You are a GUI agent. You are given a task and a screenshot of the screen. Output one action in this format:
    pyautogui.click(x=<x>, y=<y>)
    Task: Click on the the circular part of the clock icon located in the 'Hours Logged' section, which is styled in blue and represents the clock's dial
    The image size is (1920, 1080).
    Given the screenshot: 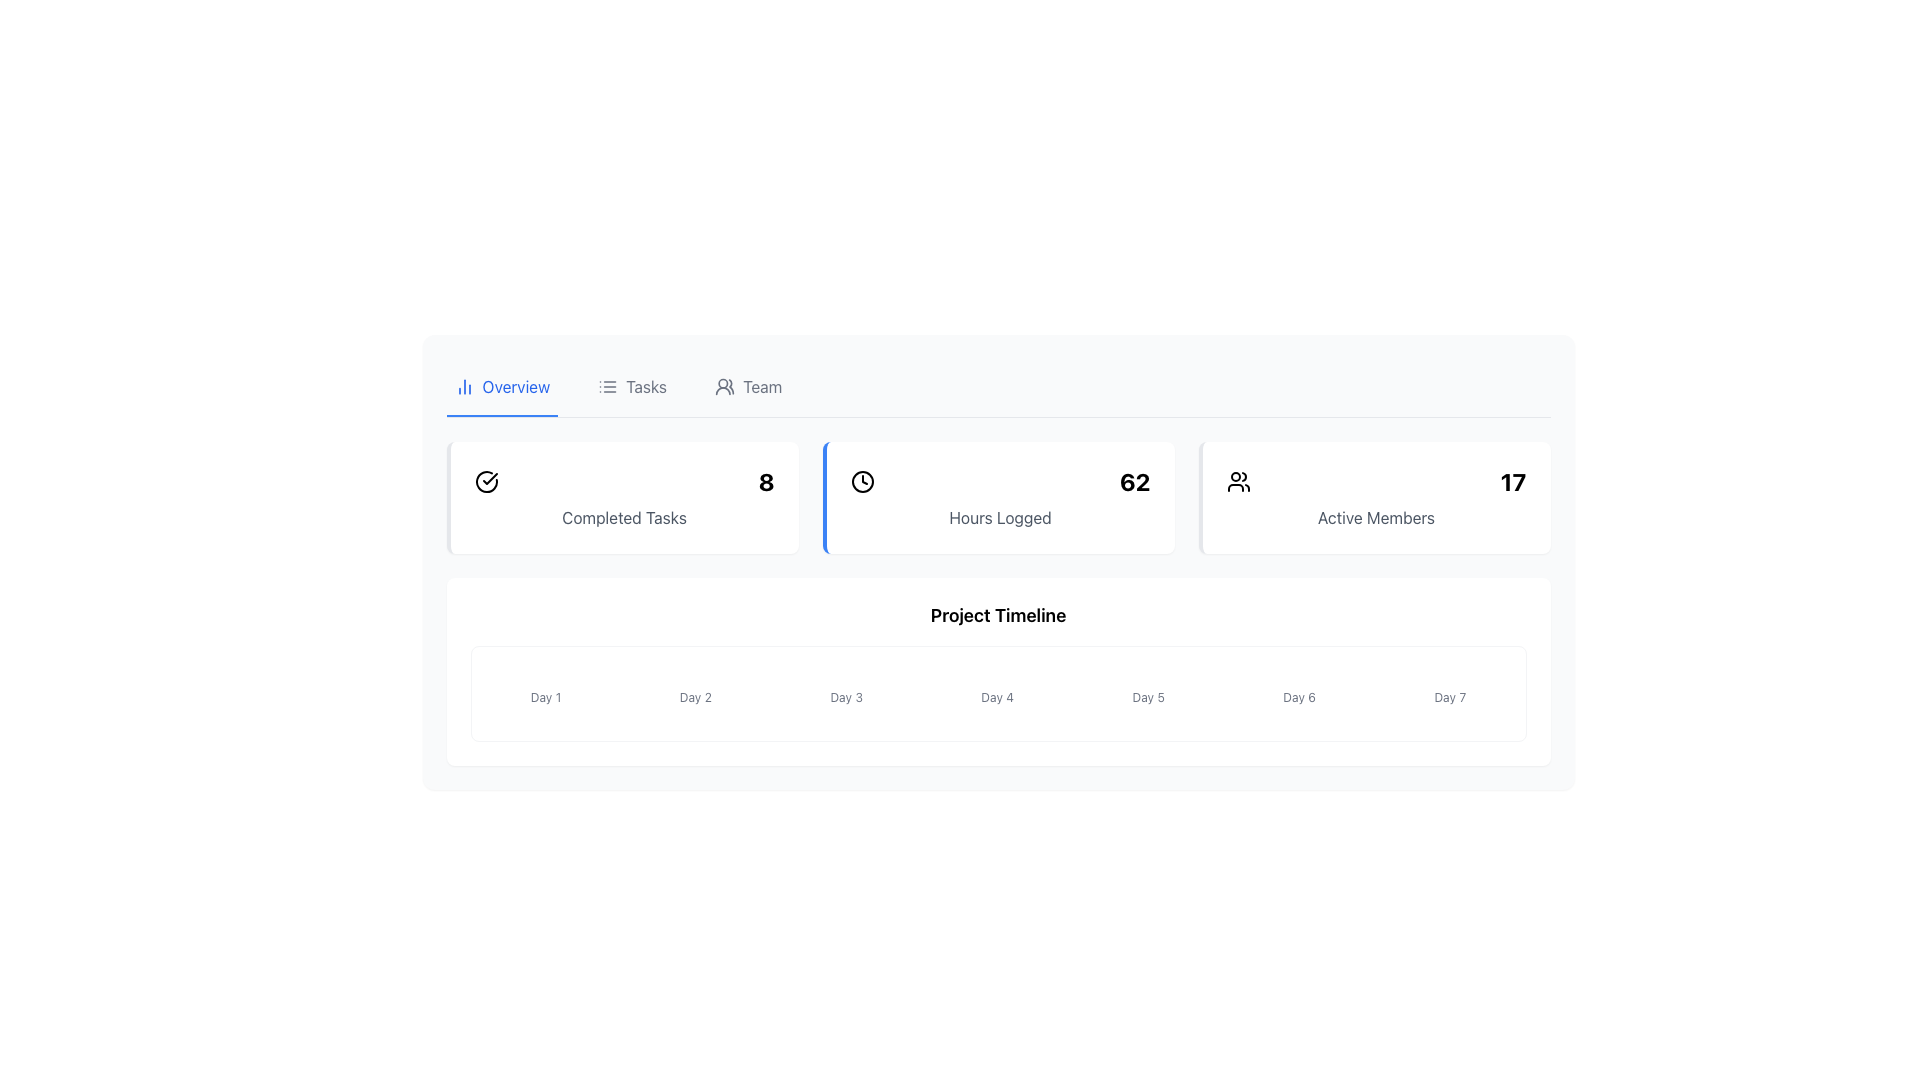 What is the action you would take?
    pyautogui.click(x=862, y=482)
    